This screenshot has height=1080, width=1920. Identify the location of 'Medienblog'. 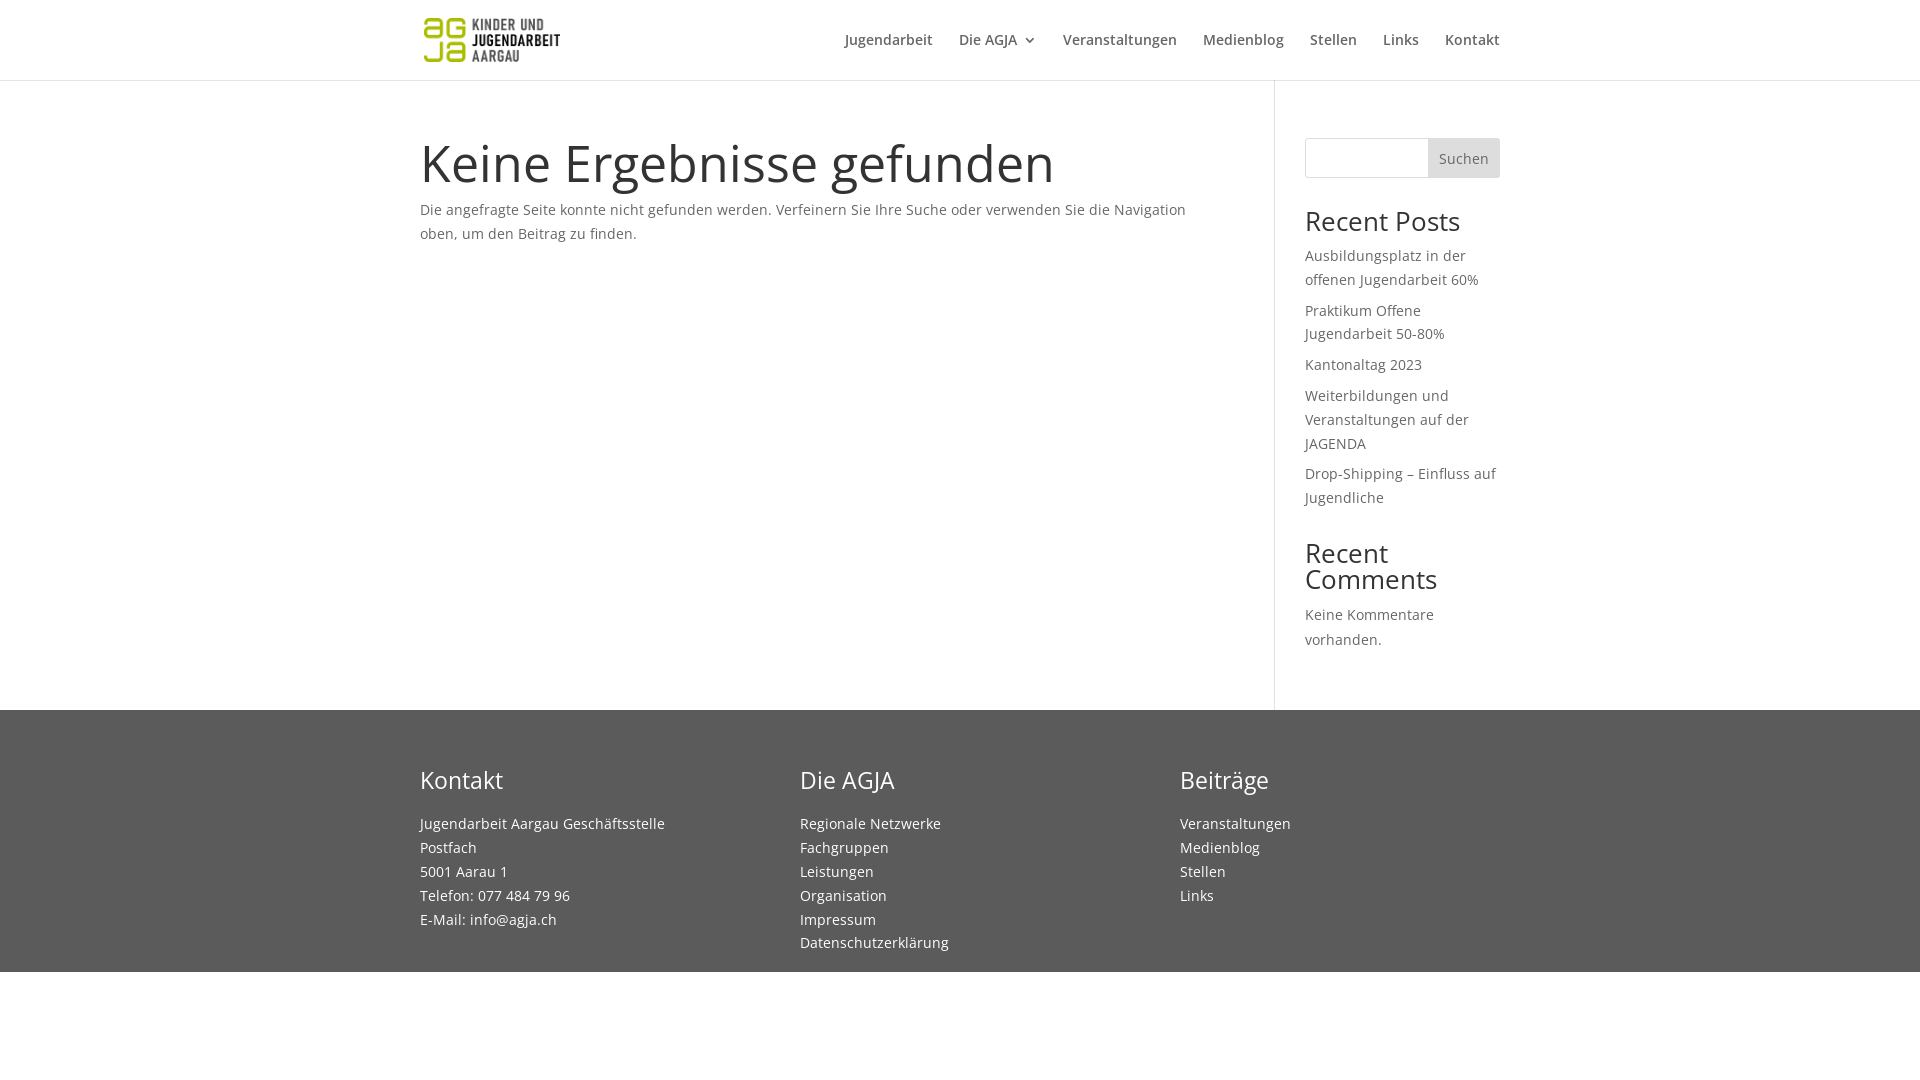
(1180, 847).